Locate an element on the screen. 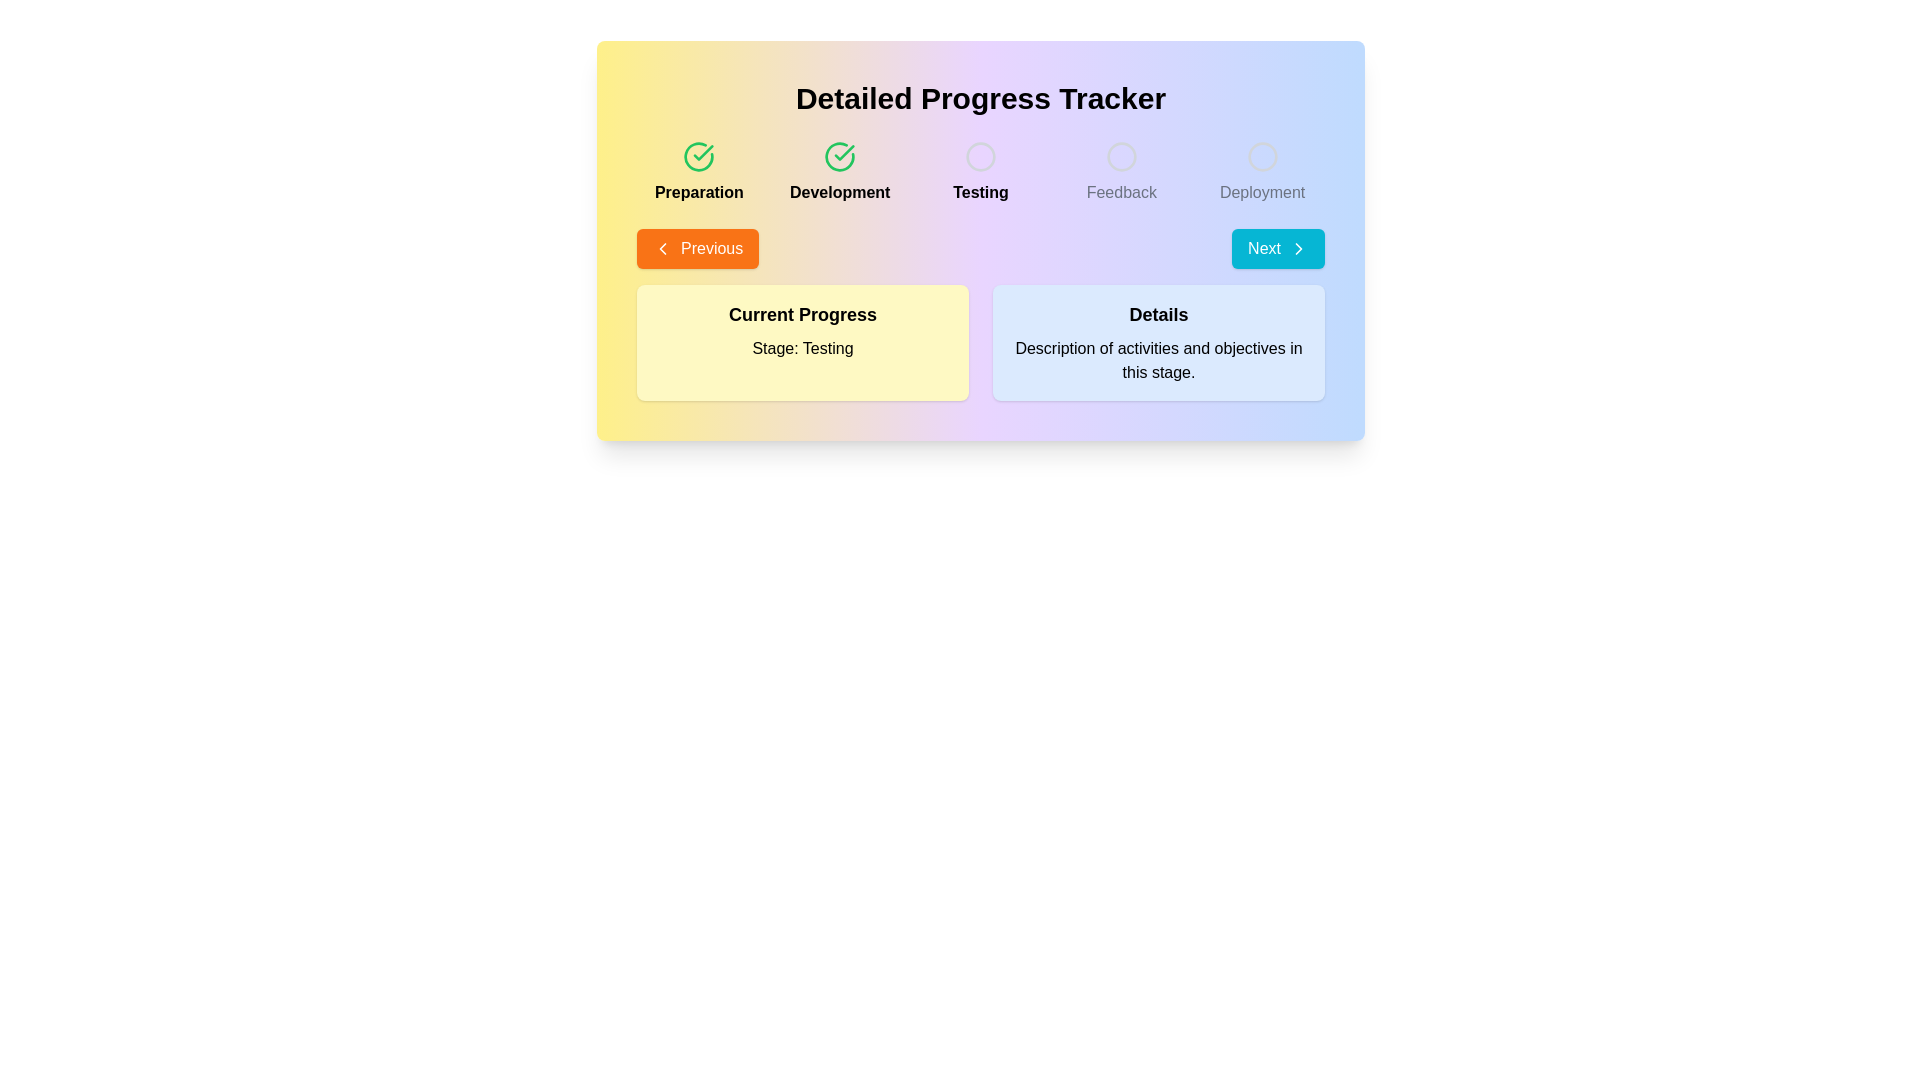 The width and height of the screenshot is (1920, 1080). the Circular graphic indicator representing the 'Testing' phase in the progress tracker for visual feedback is located at coordinates (980, 156).